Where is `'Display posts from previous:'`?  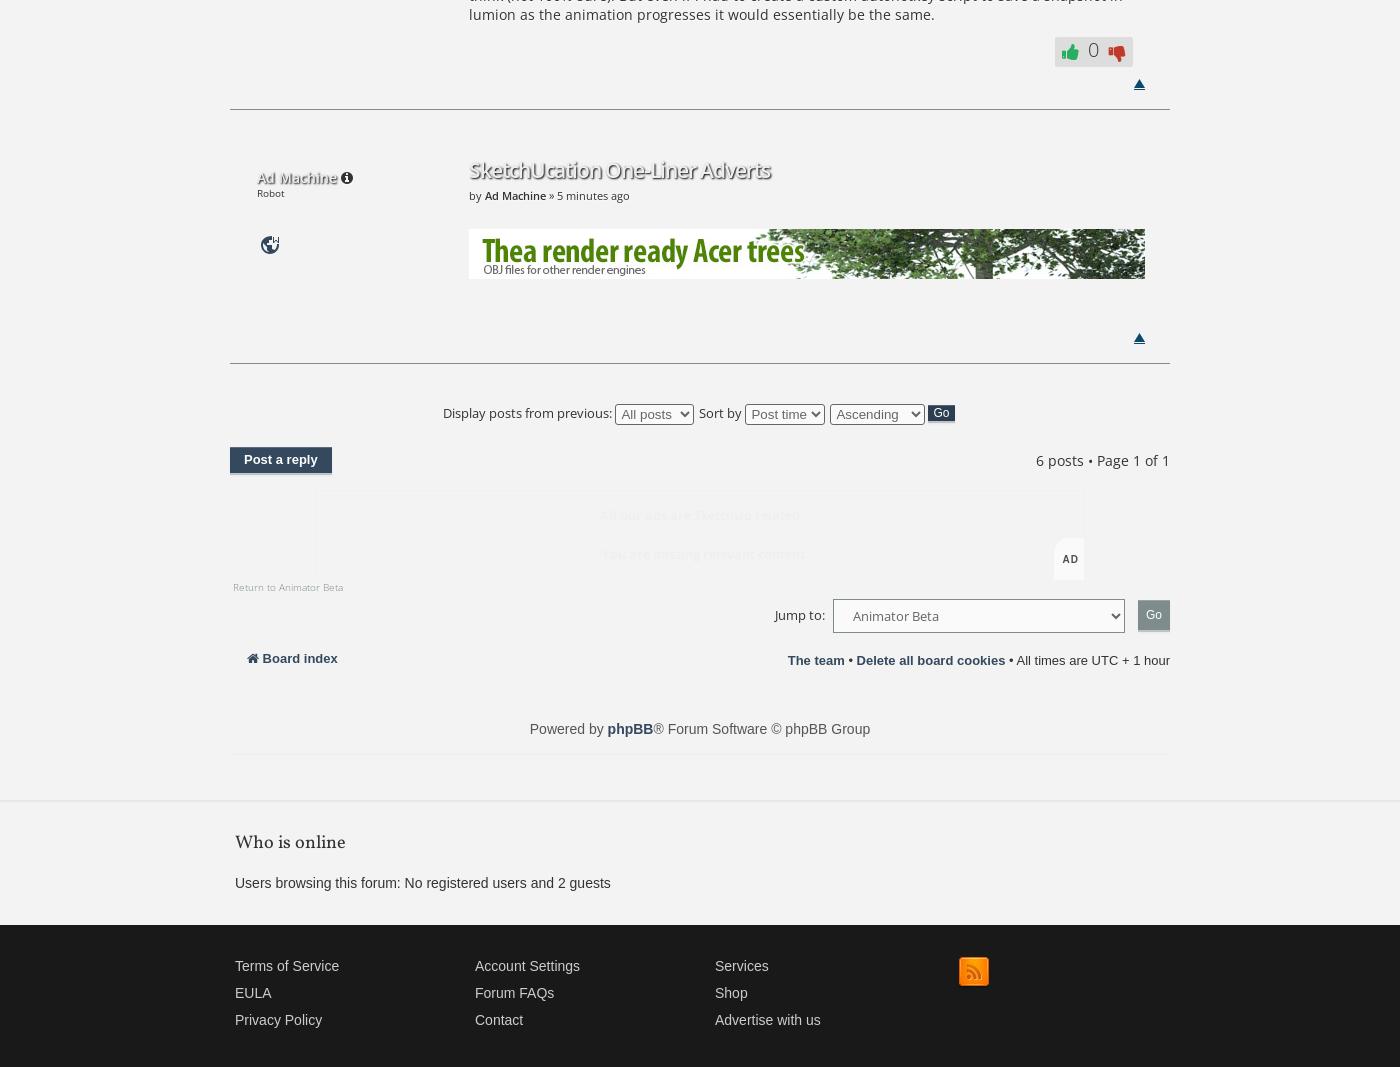 'Display posts from previous:' is located at coordinates (529, 411).